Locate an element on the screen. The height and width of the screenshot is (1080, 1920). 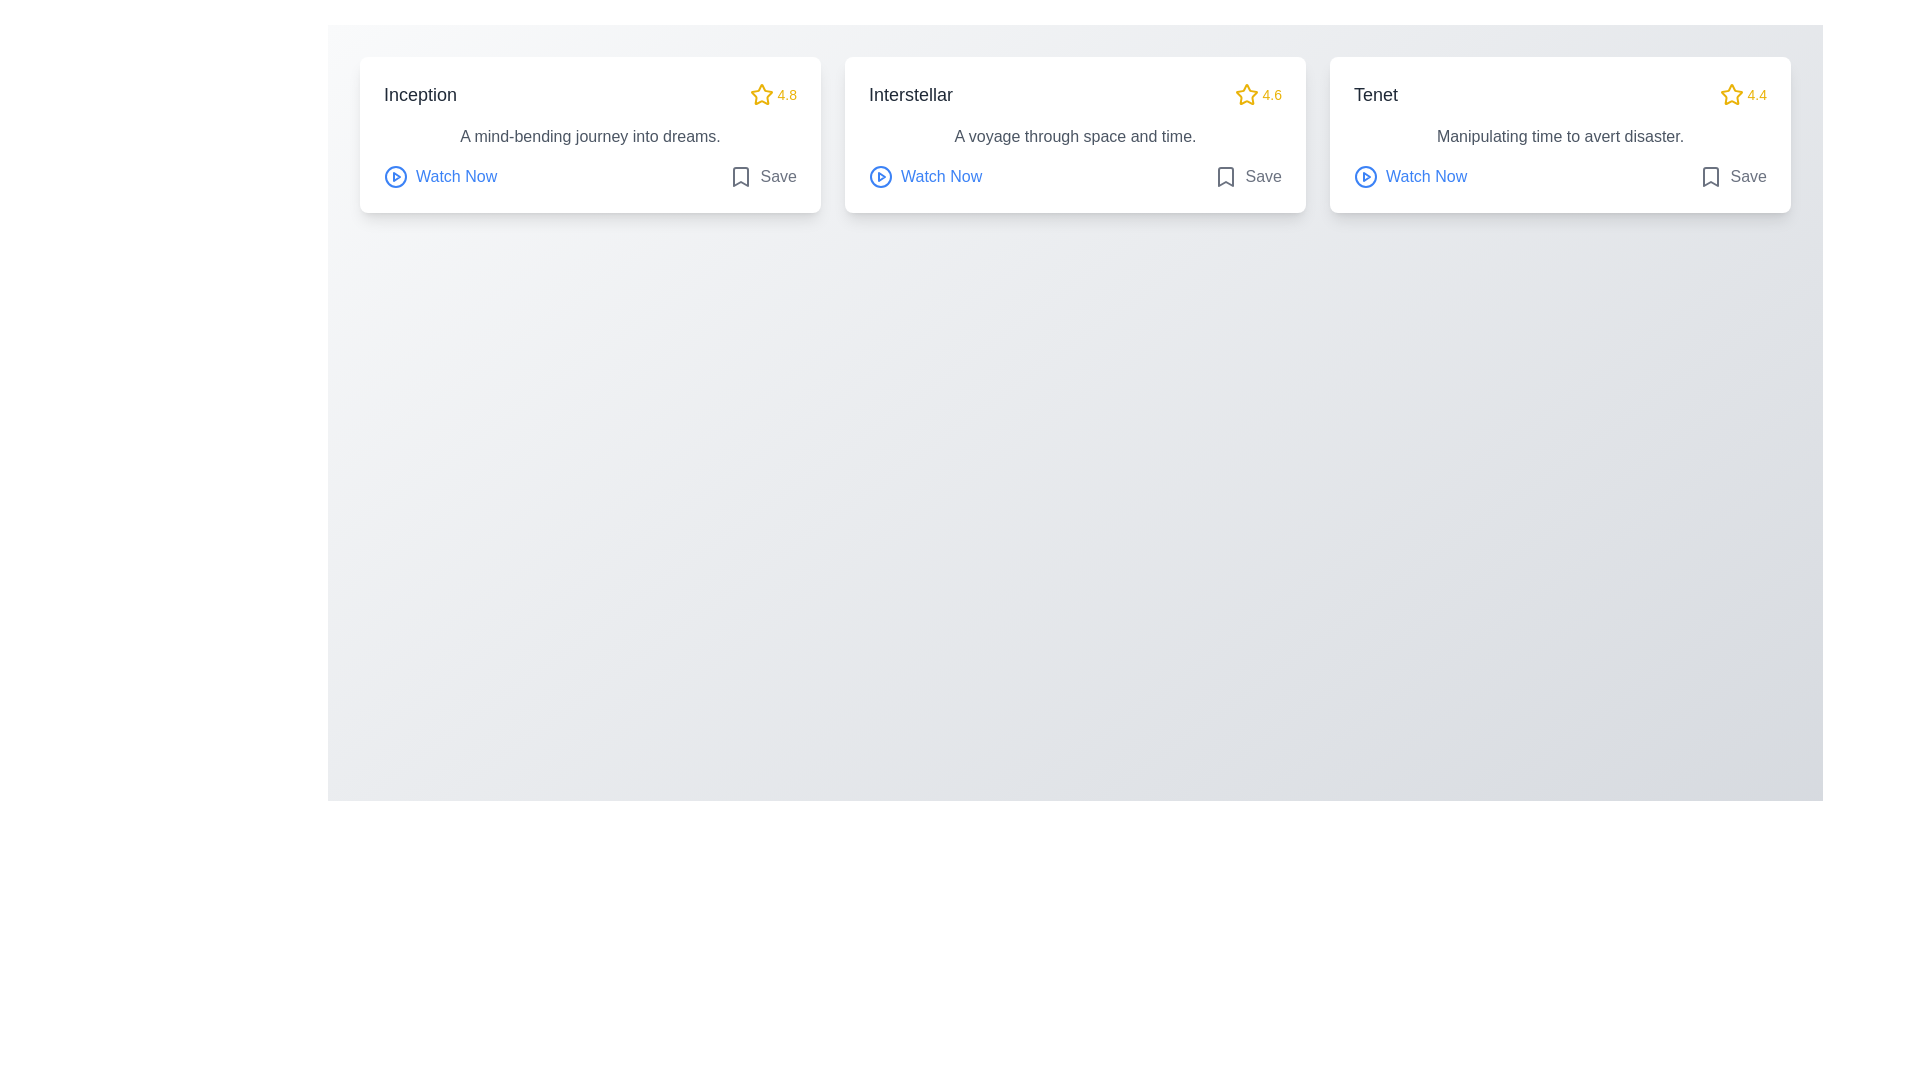
the star icon with a yellow outline located in the top-right corner of the 'Tenet' card, which is positioned next to the '4.4' rating text is located at coordinates (1730, 95).